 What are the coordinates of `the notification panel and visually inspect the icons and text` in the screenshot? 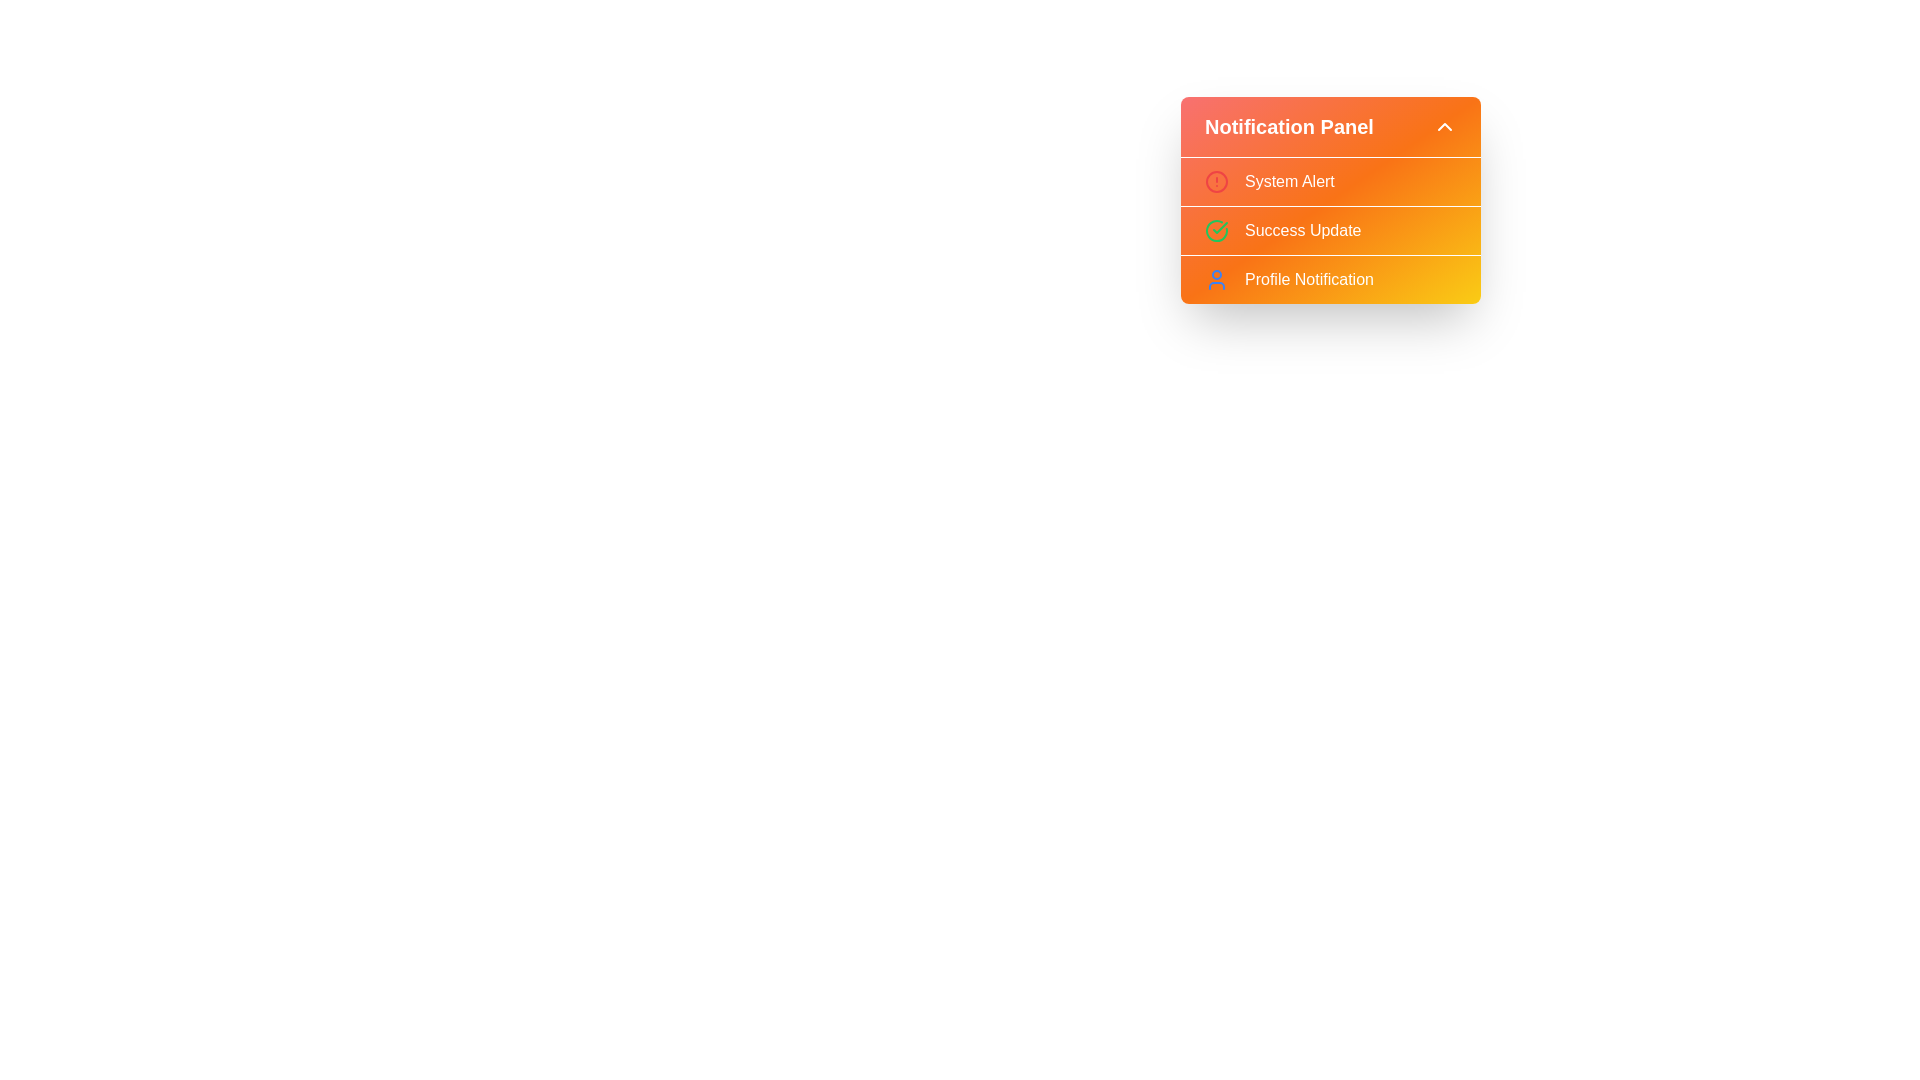 It's located at (1330, 230).